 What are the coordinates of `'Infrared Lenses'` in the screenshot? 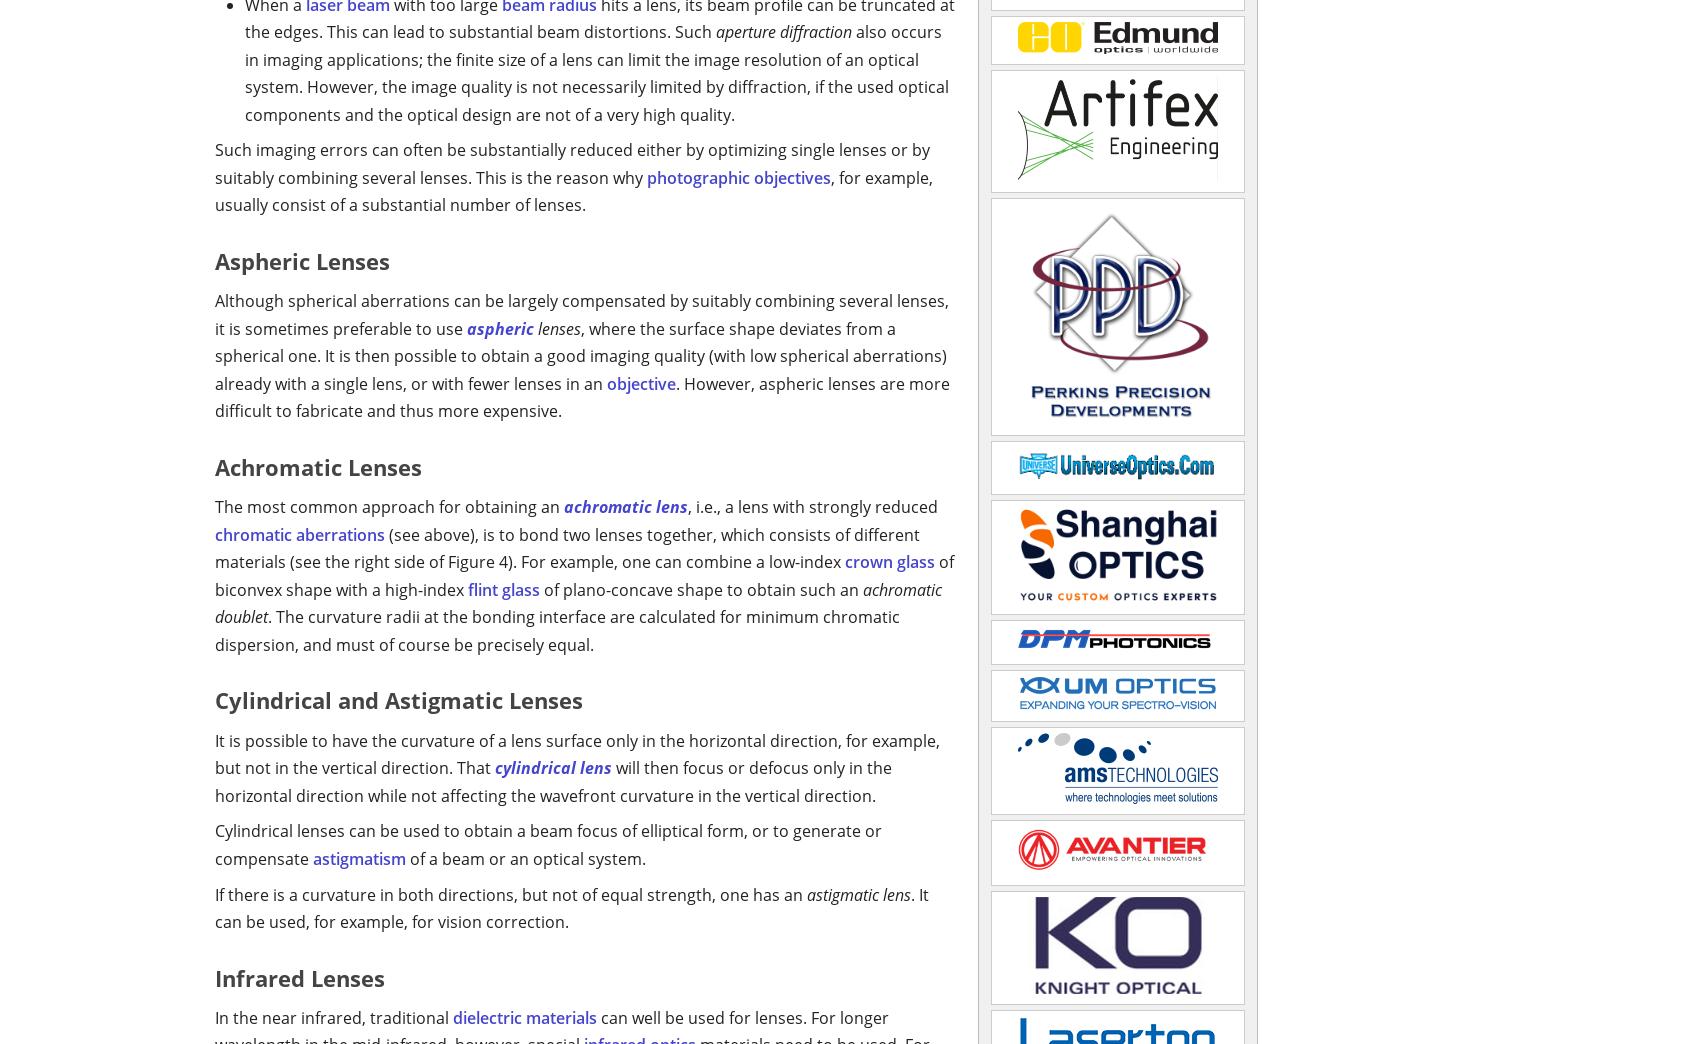 It's located at (300, 976).